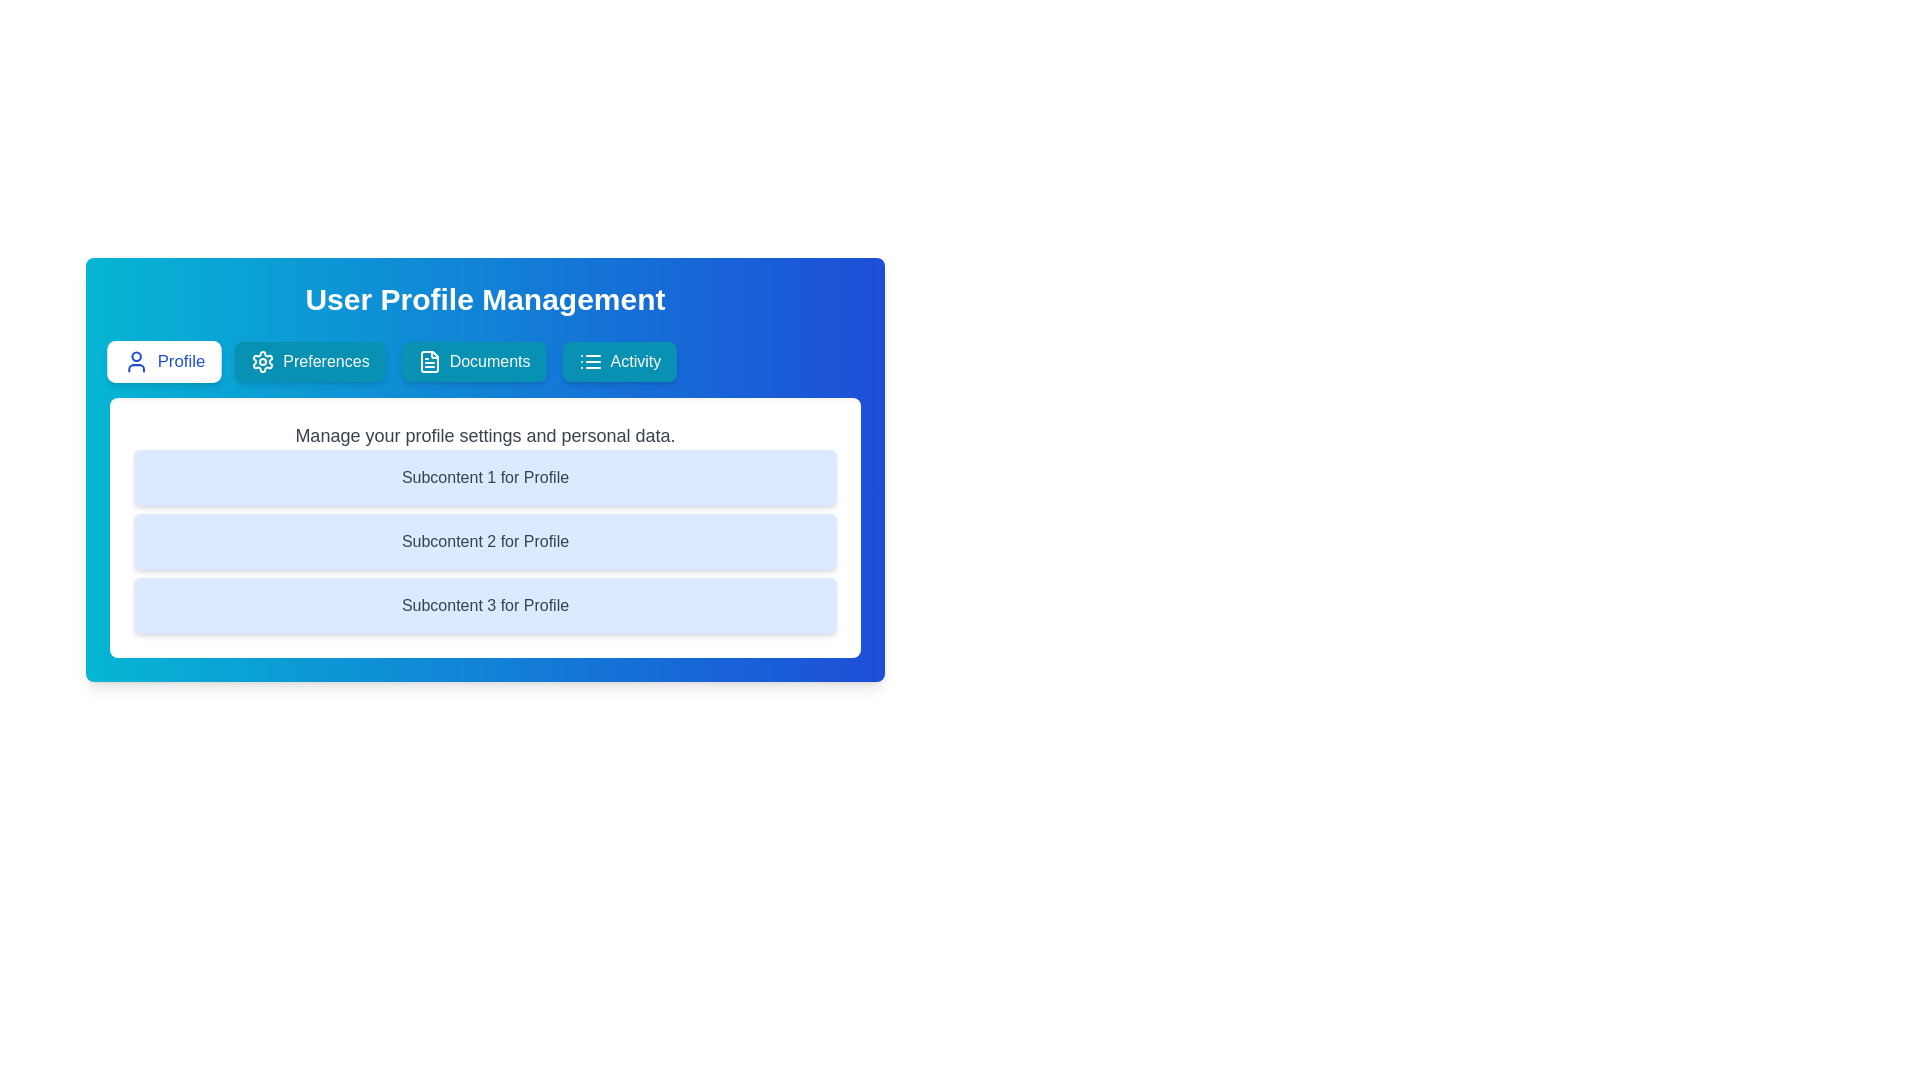 Image resolution: width=1920 pixels, height=1080 pixels. What do you see at coordinates (485, 542) in the screenshot?
I see `the static text display box that serves as a subcontent section for user profile information, positioned between 'Subcontent 1 for Profile' and 'Subcontent 3 for Profile', under the heading 'Manage your profile settings and personal data'` at bounding box center [485, 542].